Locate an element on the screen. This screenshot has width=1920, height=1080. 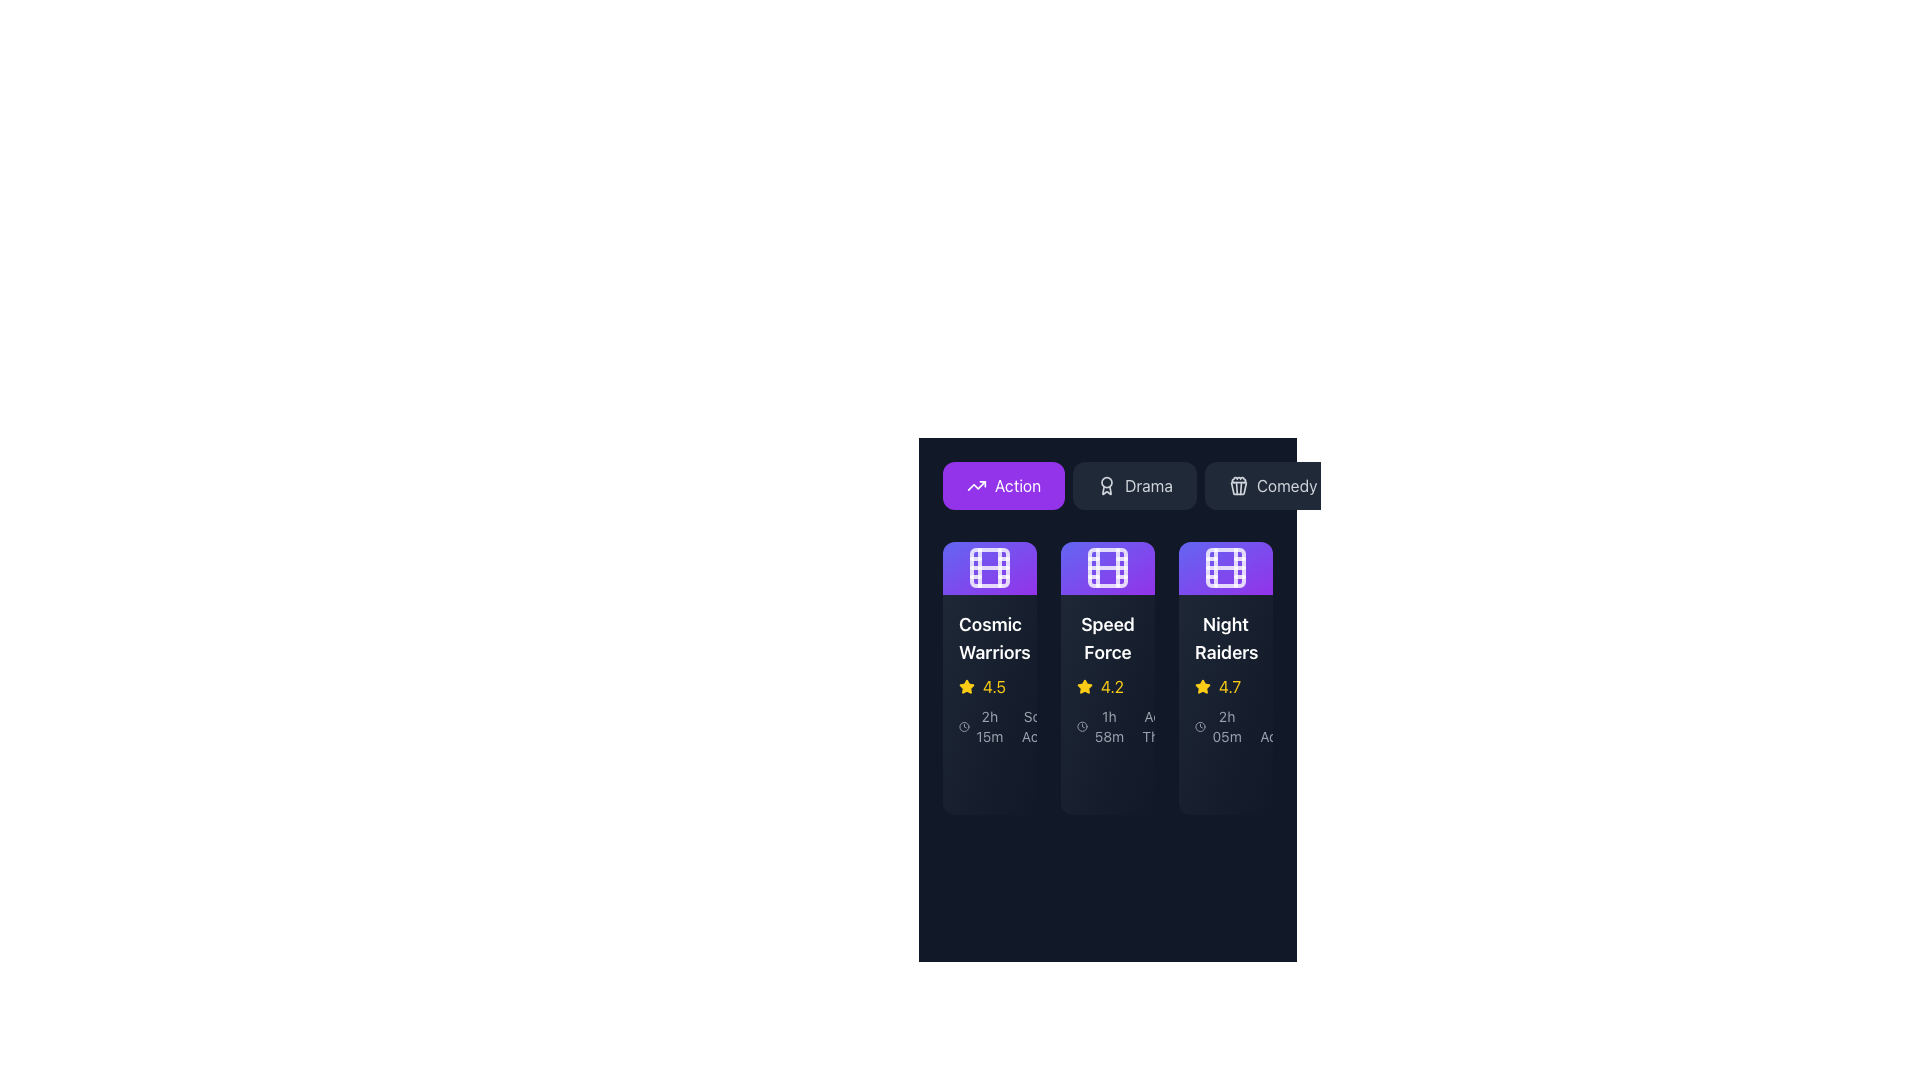
the icon associated with the duration label for the movie 'Cosmic Warriors', which is located in the first card below the rating and stars, and above the genre information is located at coordinates (989, 725).